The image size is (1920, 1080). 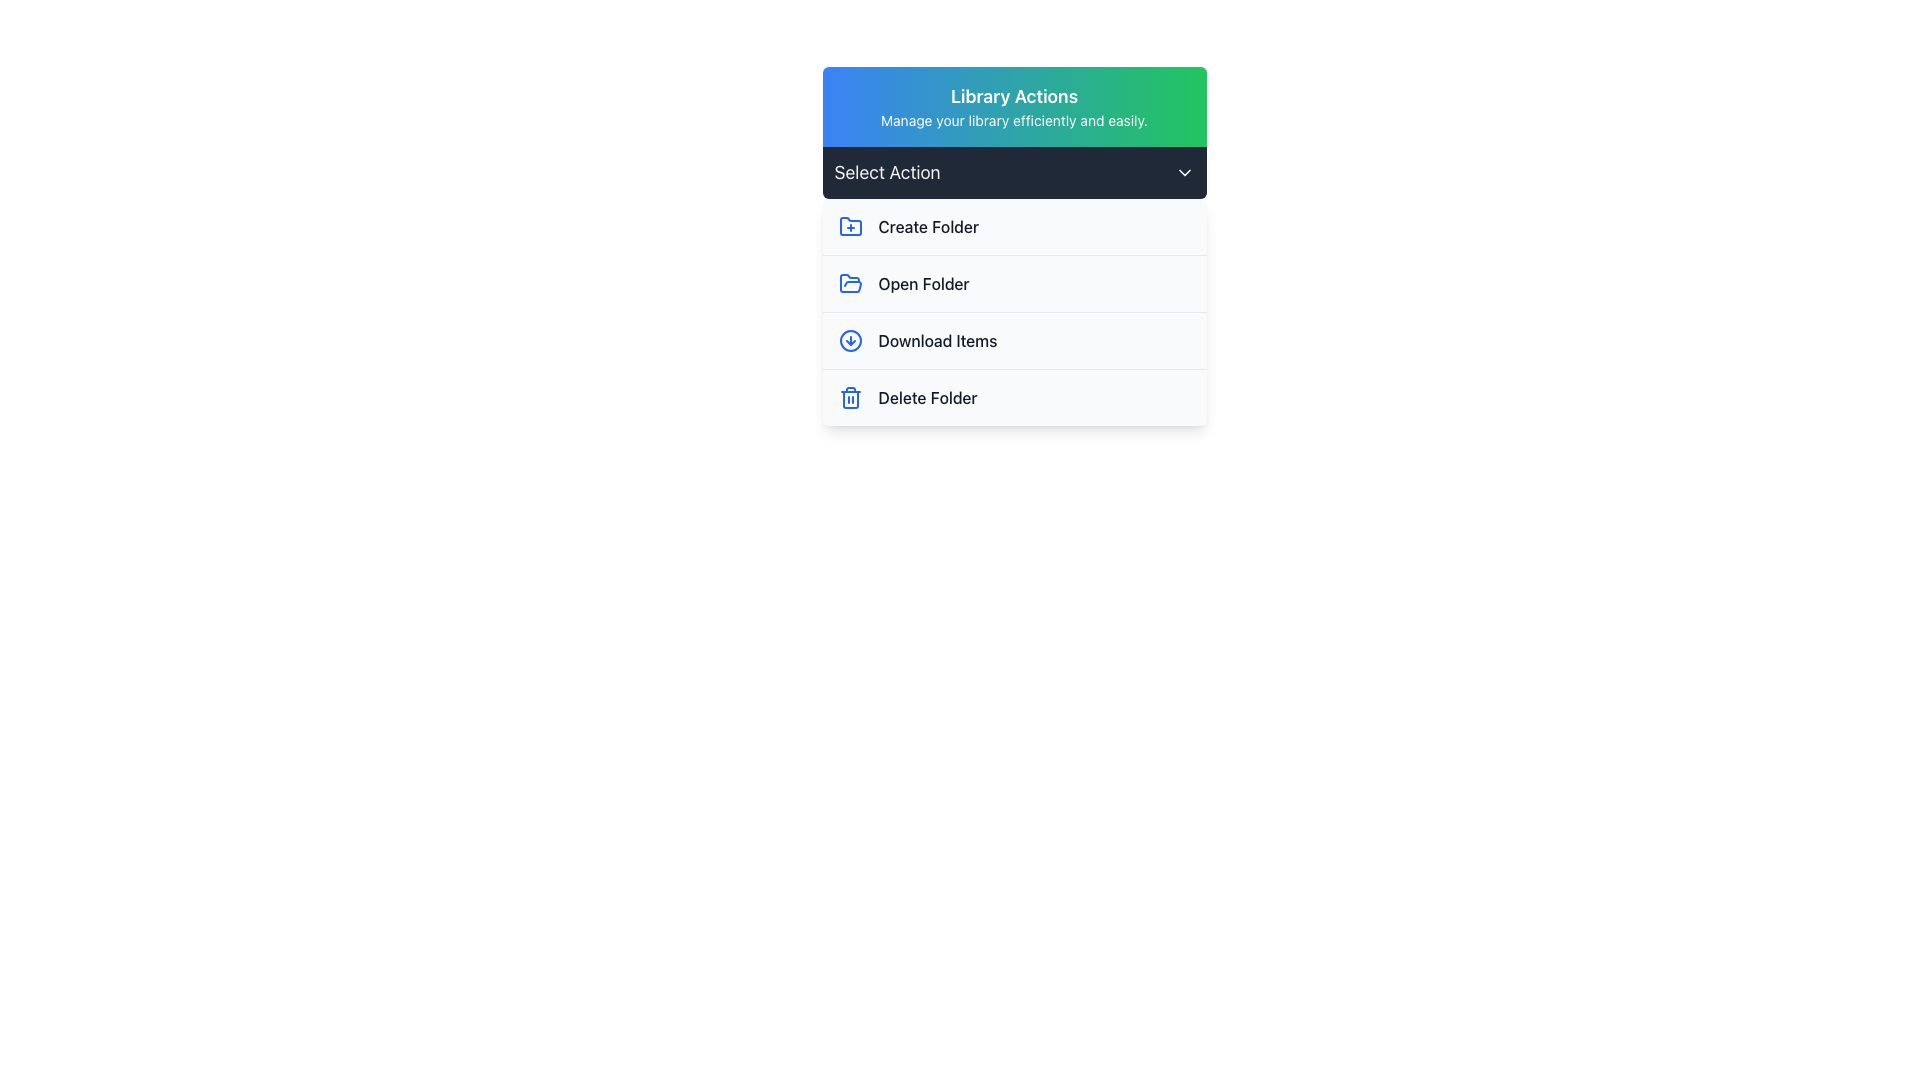 What do you see at coordinates (850, 397) in the screenshot?
I see `the blue trash bin icon located to the left of the 'Delete Folder' text in the menu list to initiate a delete action` at bounding box center [850, 397].